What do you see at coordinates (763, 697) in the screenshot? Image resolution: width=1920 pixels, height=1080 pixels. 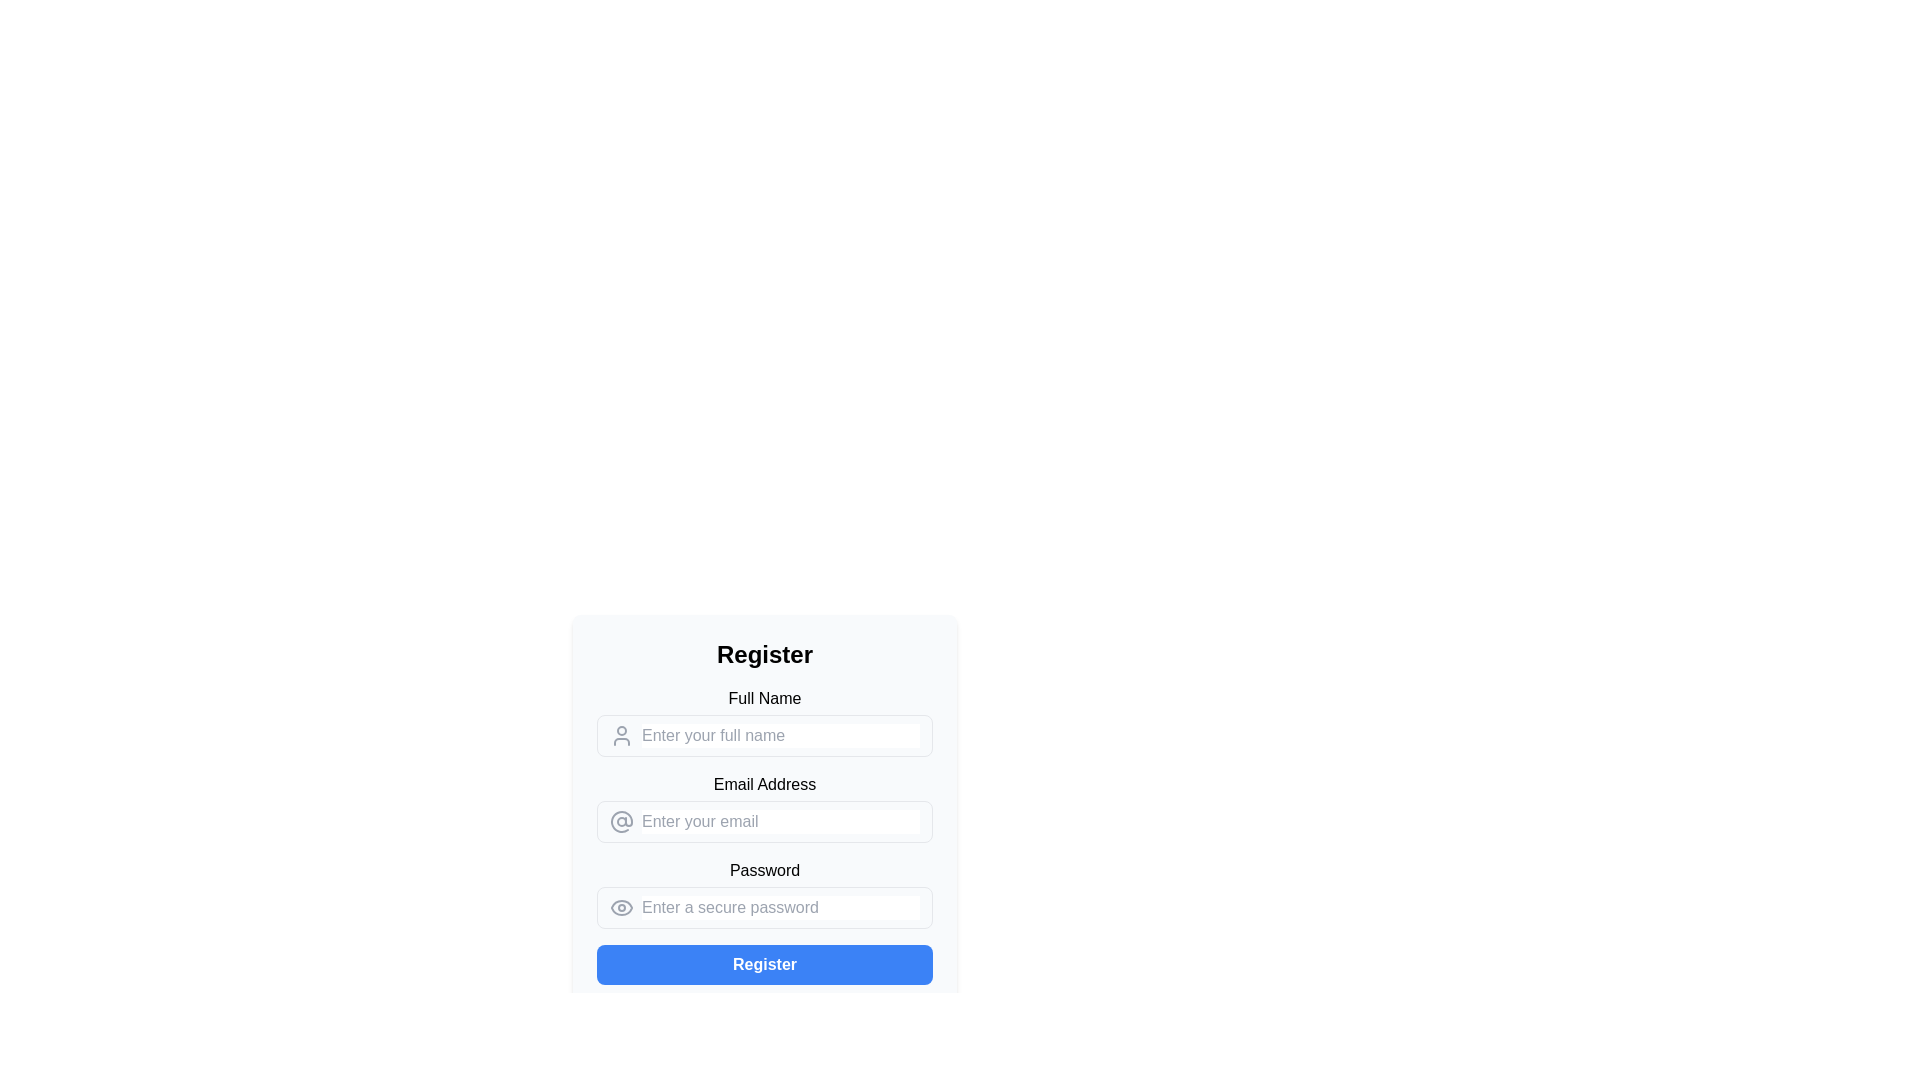 I see `the Text label that indicates the purpose of the input field for entering the user's full name, located directly above the input box` at bounding box center [763, 697].